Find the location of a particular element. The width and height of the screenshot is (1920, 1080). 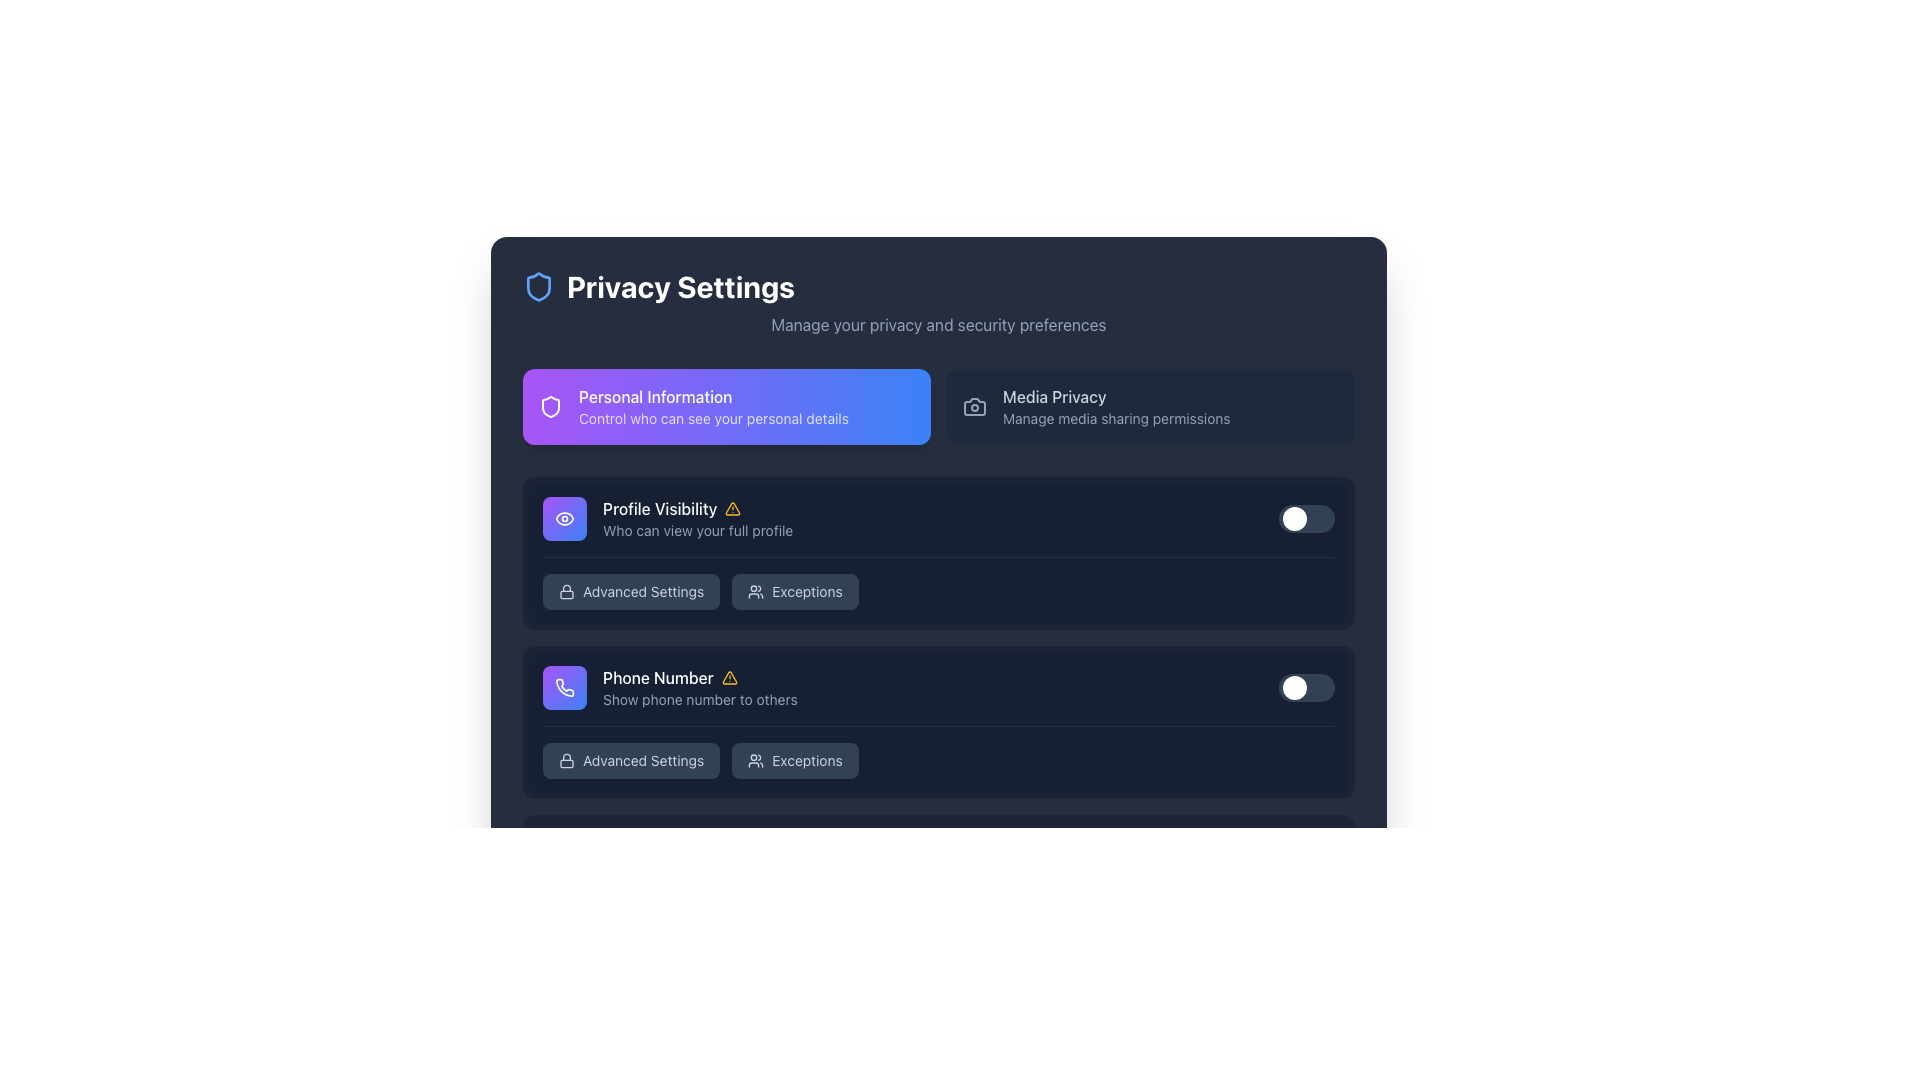

the 'Profile Visibility' settings button located in the Privacy Settings section to receive interaction feedback is located at coordinates (630, 590).